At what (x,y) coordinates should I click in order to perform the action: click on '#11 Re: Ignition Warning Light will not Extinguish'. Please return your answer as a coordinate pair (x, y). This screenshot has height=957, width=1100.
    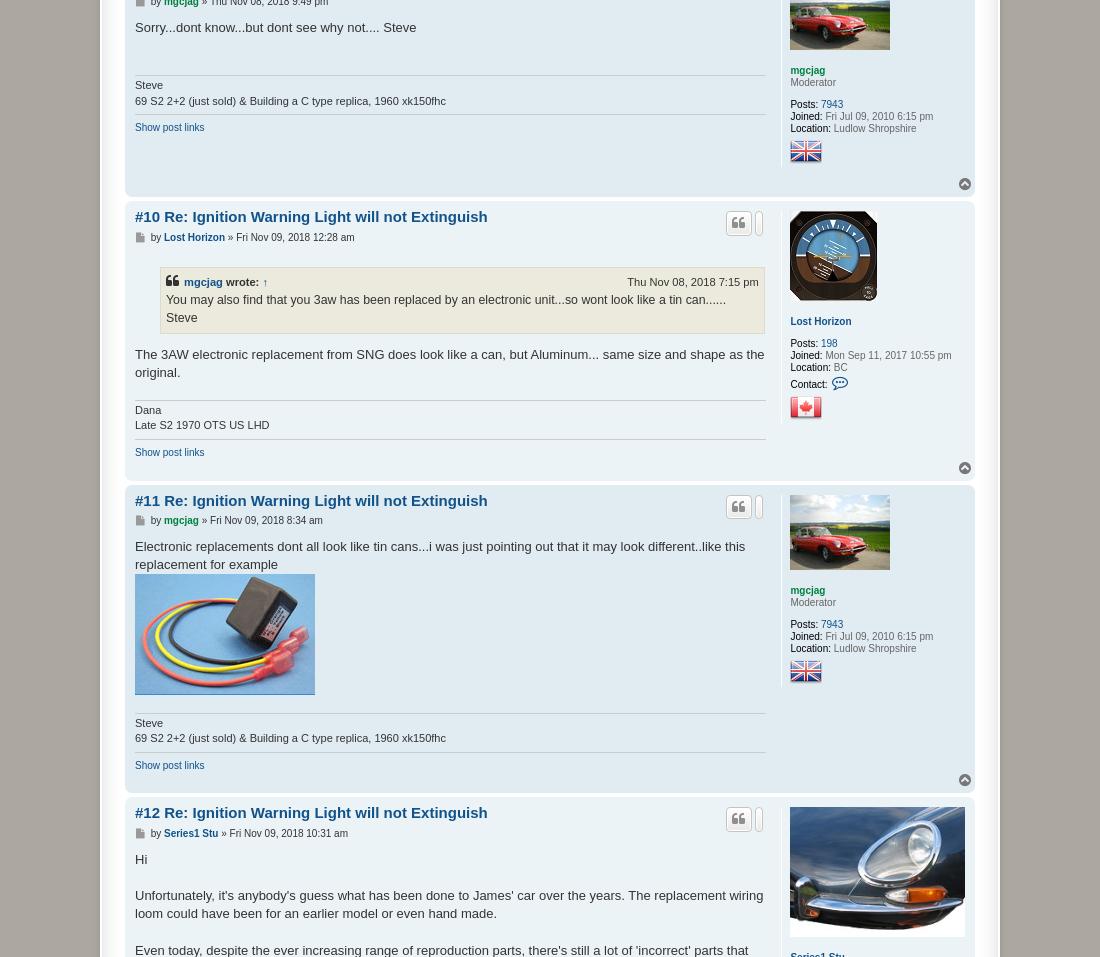
    Looking at the image, I should click on (309, 499).